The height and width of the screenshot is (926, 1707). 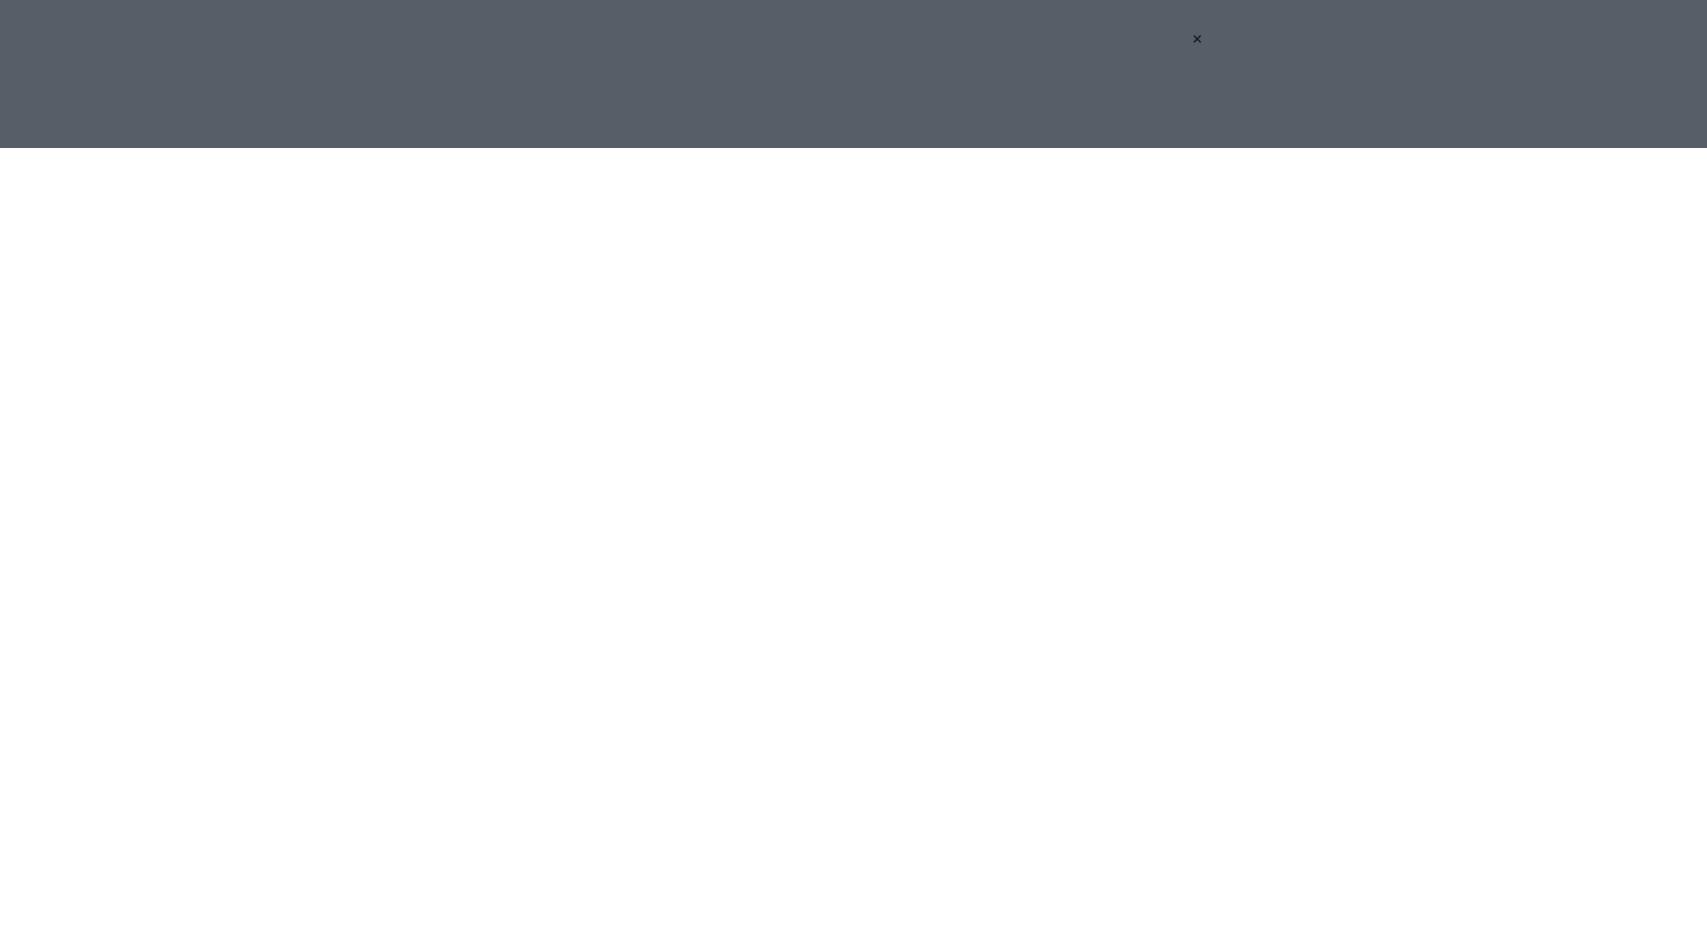 I want to click on 'The fate of a genius: why two games could determine Guardiola’s legacy', so click(x=837, y=203).